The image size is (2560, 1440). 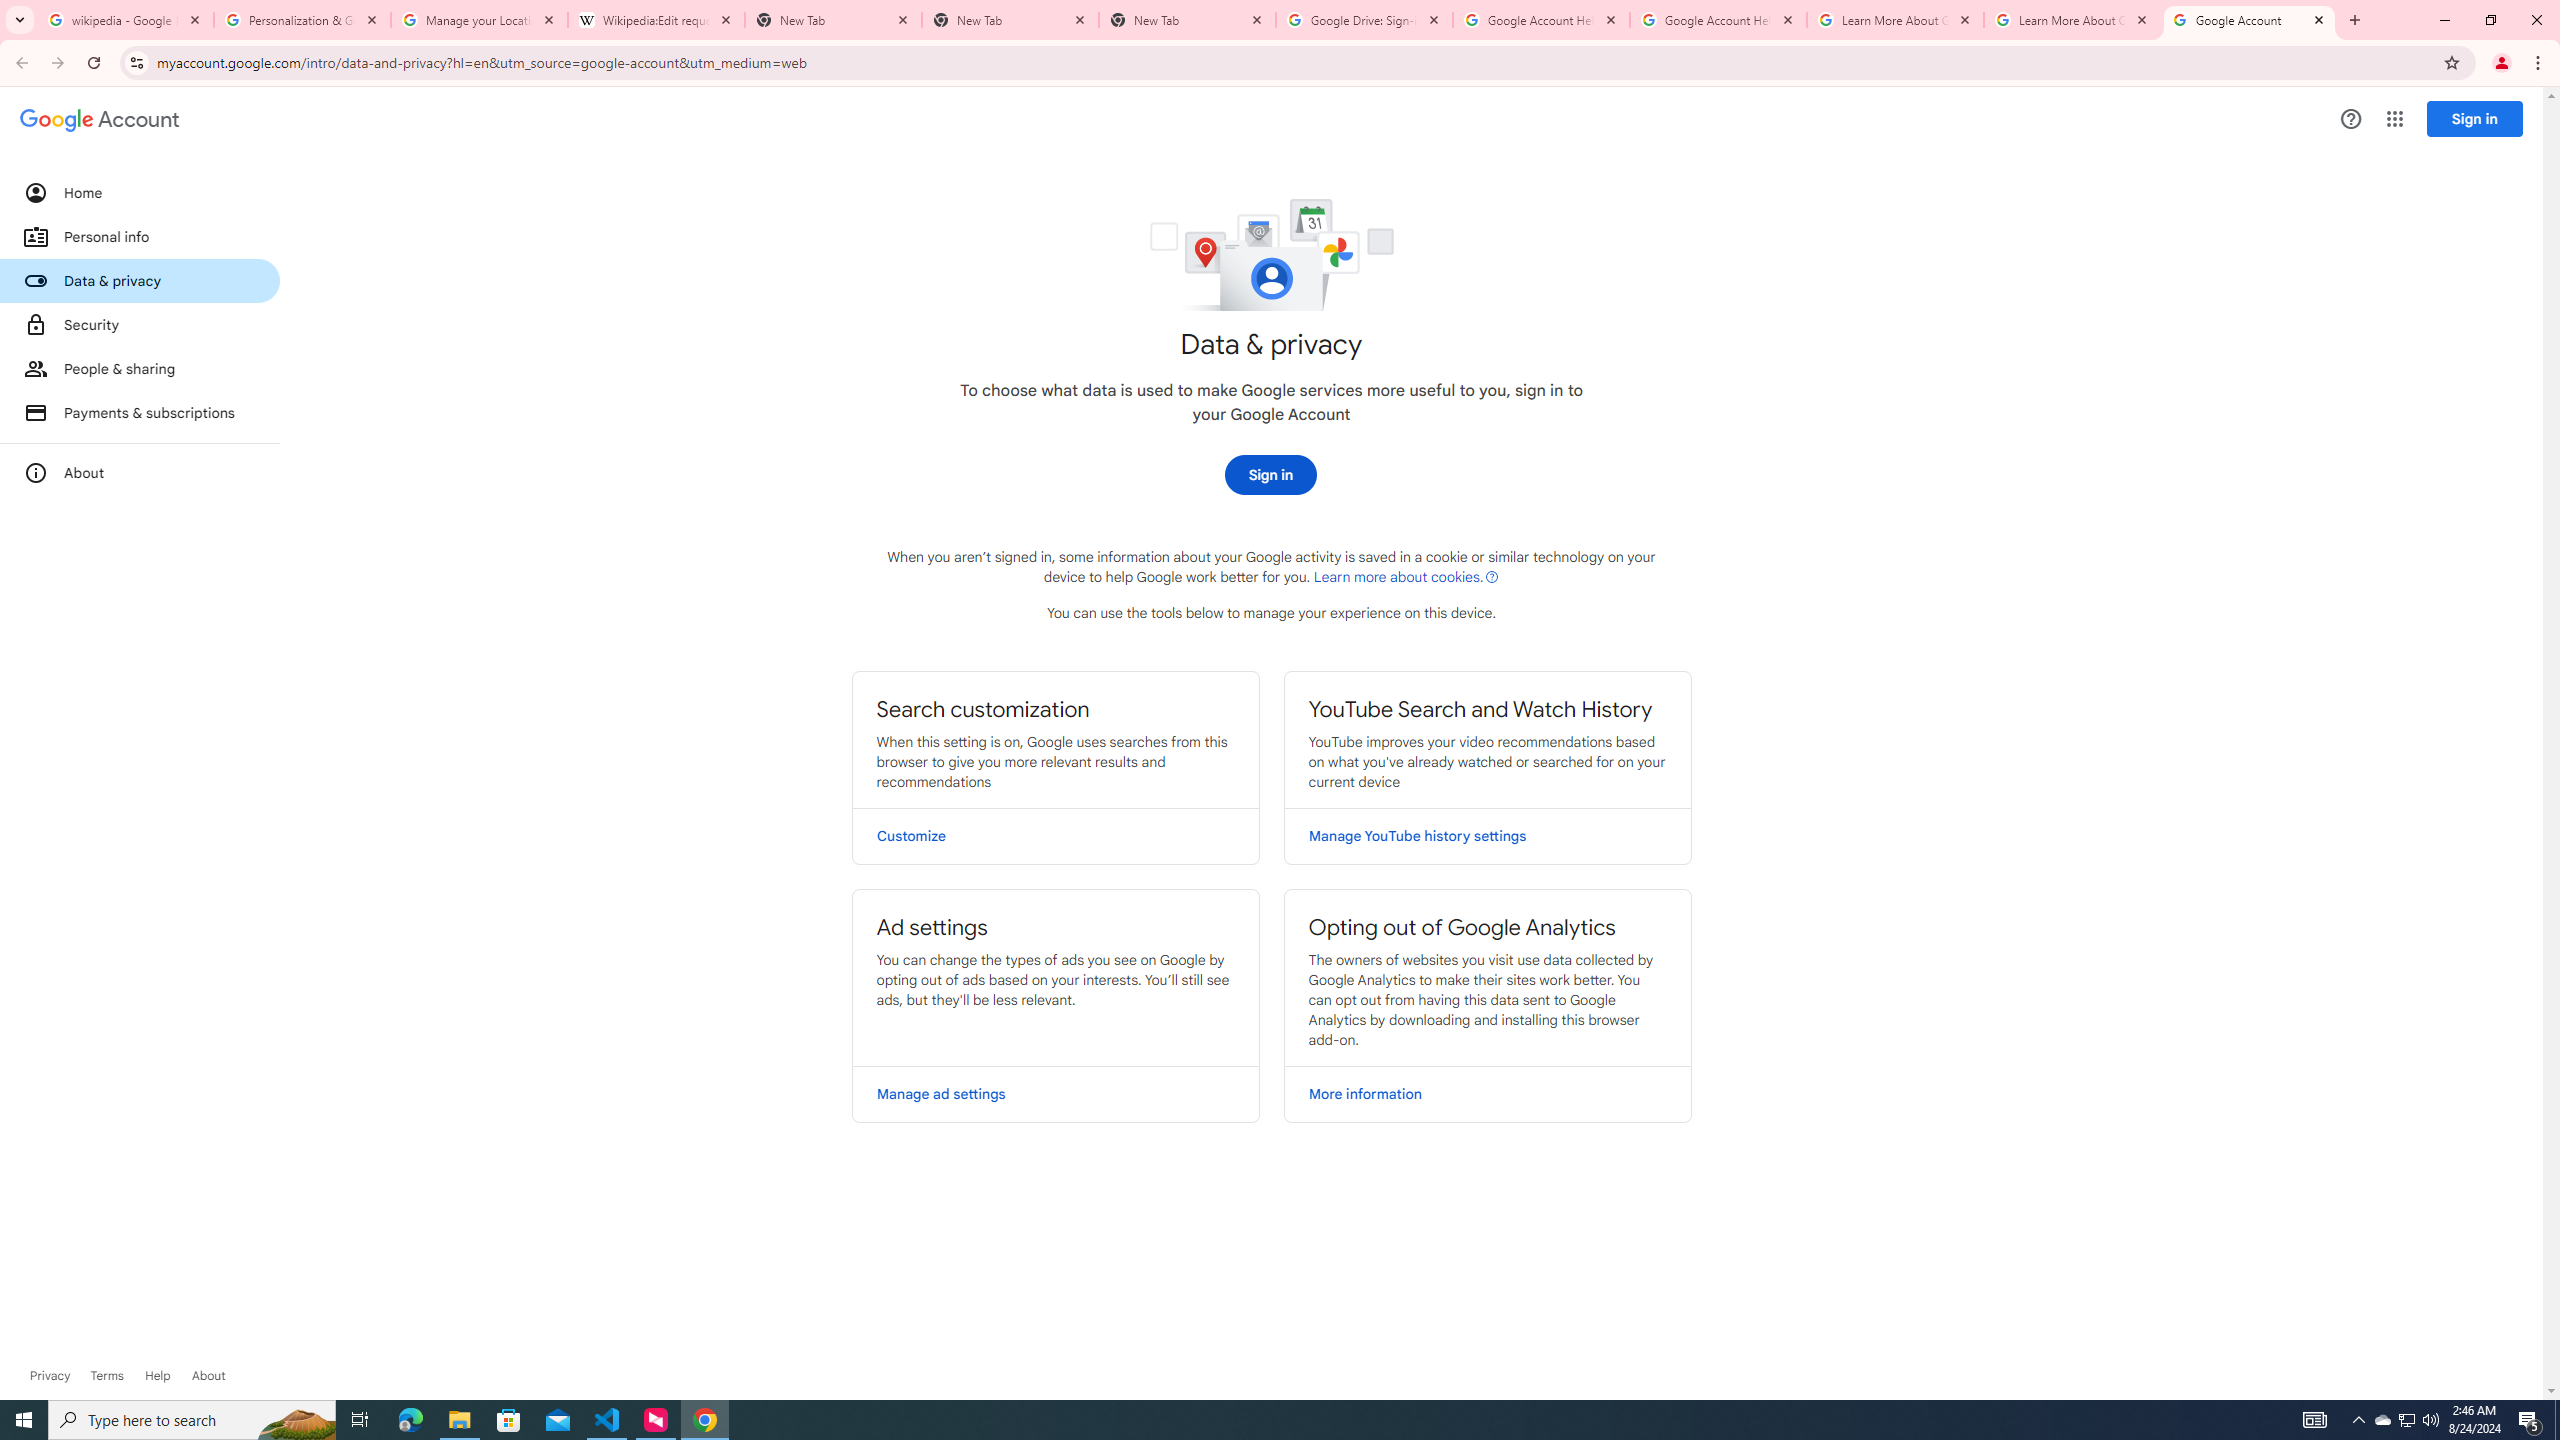 What do you see at coordinates (138, 191) in the screenshot?
I see `'Home'` at bounding box center [138, 191].